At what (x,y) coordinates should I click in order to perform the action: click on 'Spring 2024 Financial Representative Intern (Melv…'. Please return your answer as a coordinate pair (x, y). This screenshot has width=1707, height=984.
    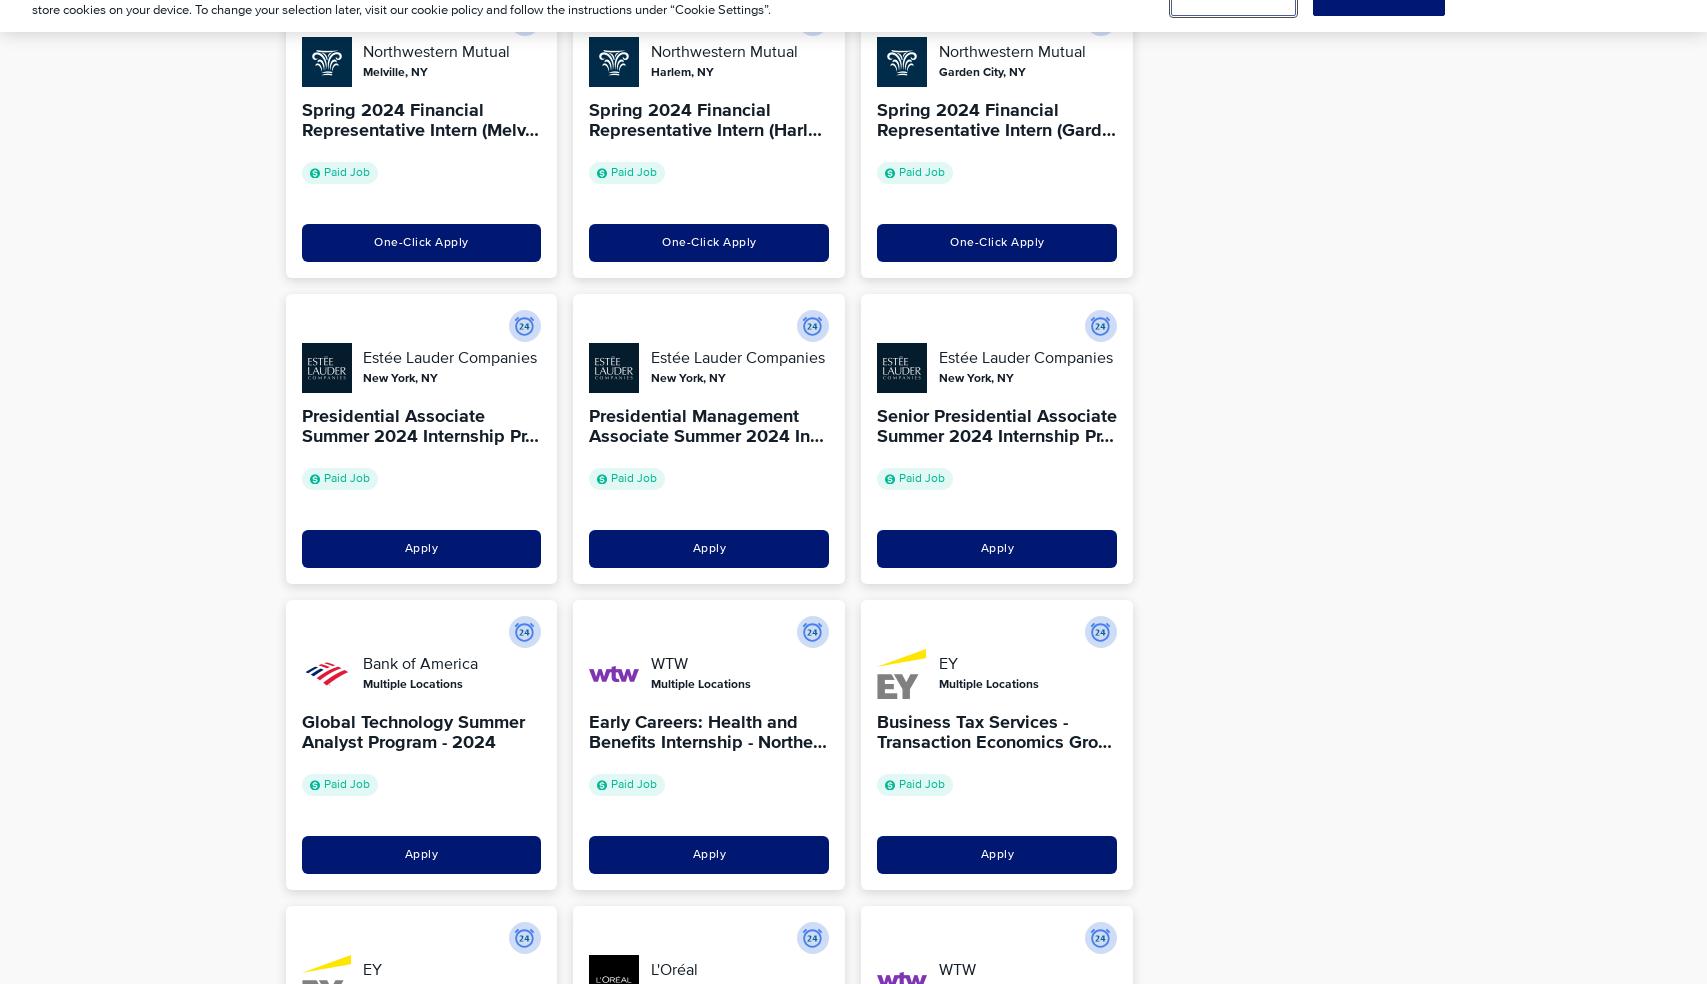
    Looking at the image, I should click on (419, 119).